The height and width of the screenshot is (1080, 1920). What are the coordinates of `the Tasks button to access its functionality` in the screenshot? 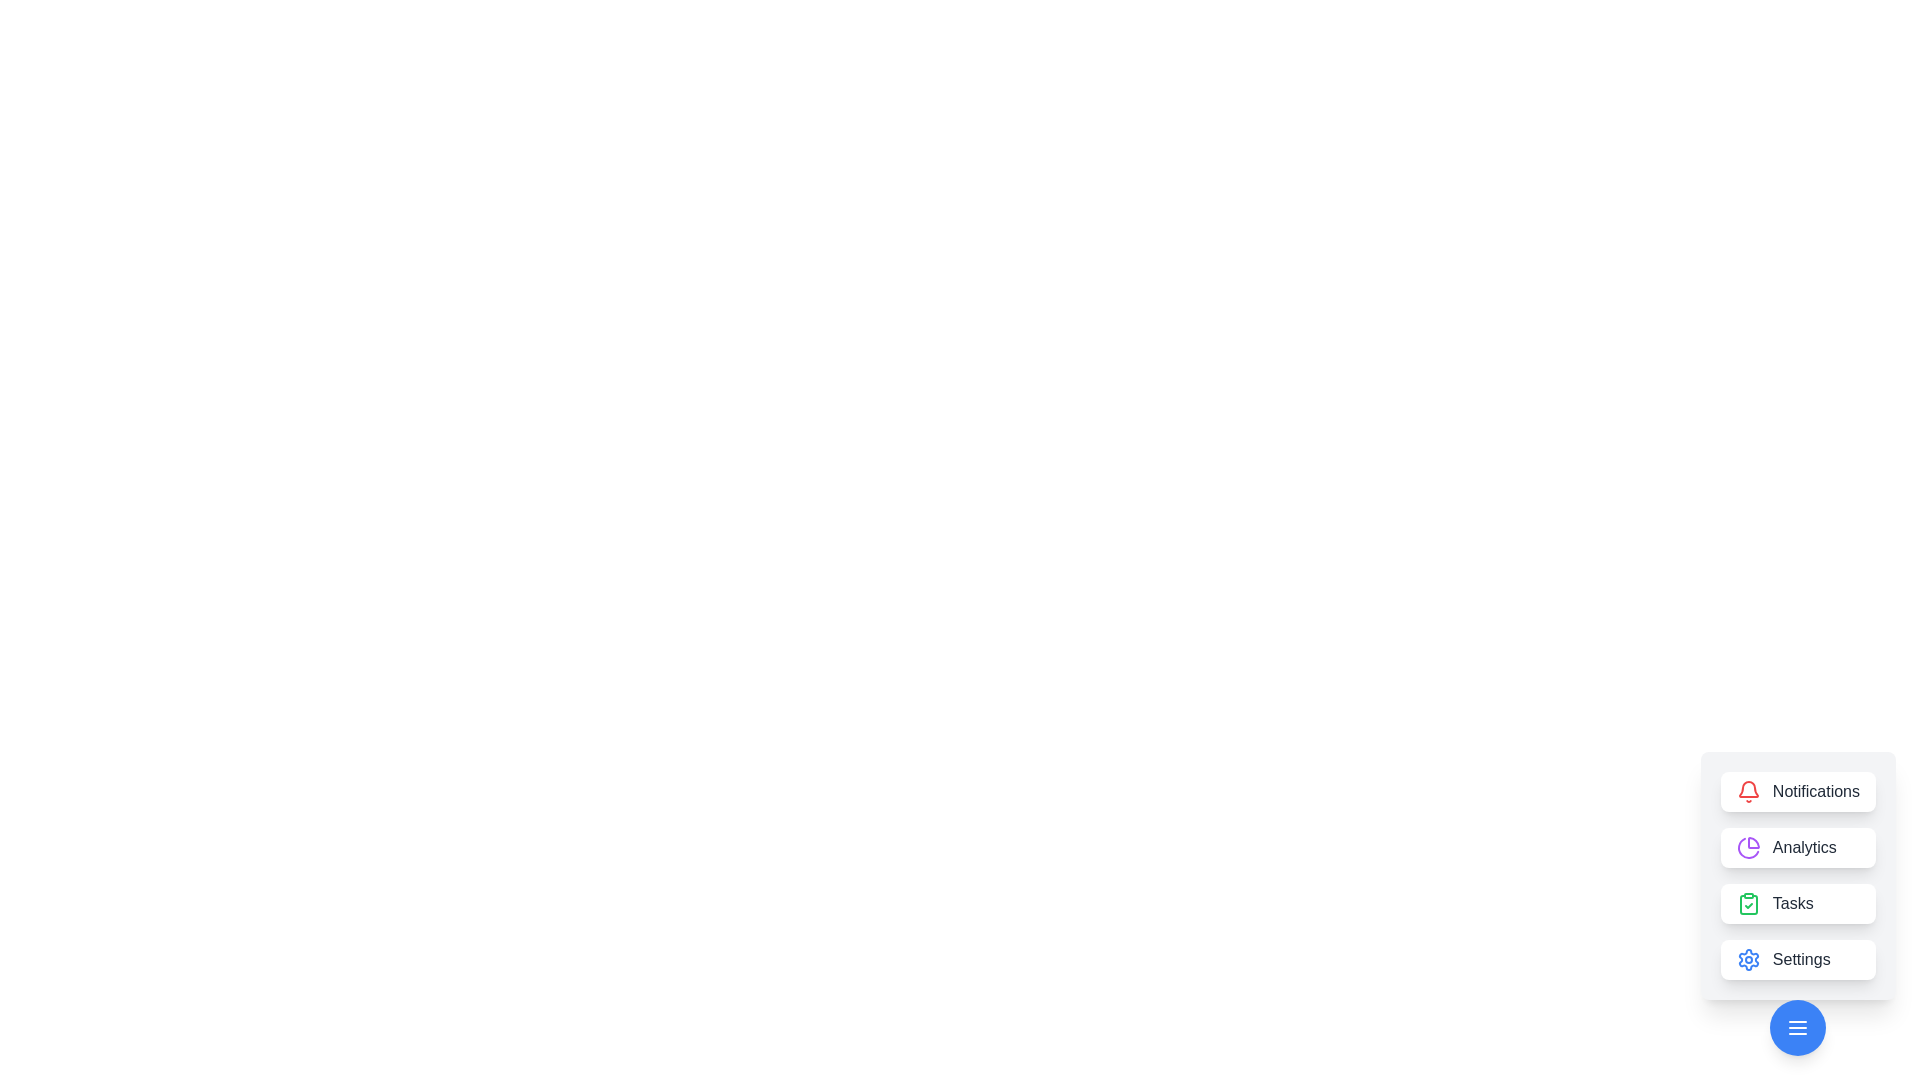 It's located at (1798, 903).